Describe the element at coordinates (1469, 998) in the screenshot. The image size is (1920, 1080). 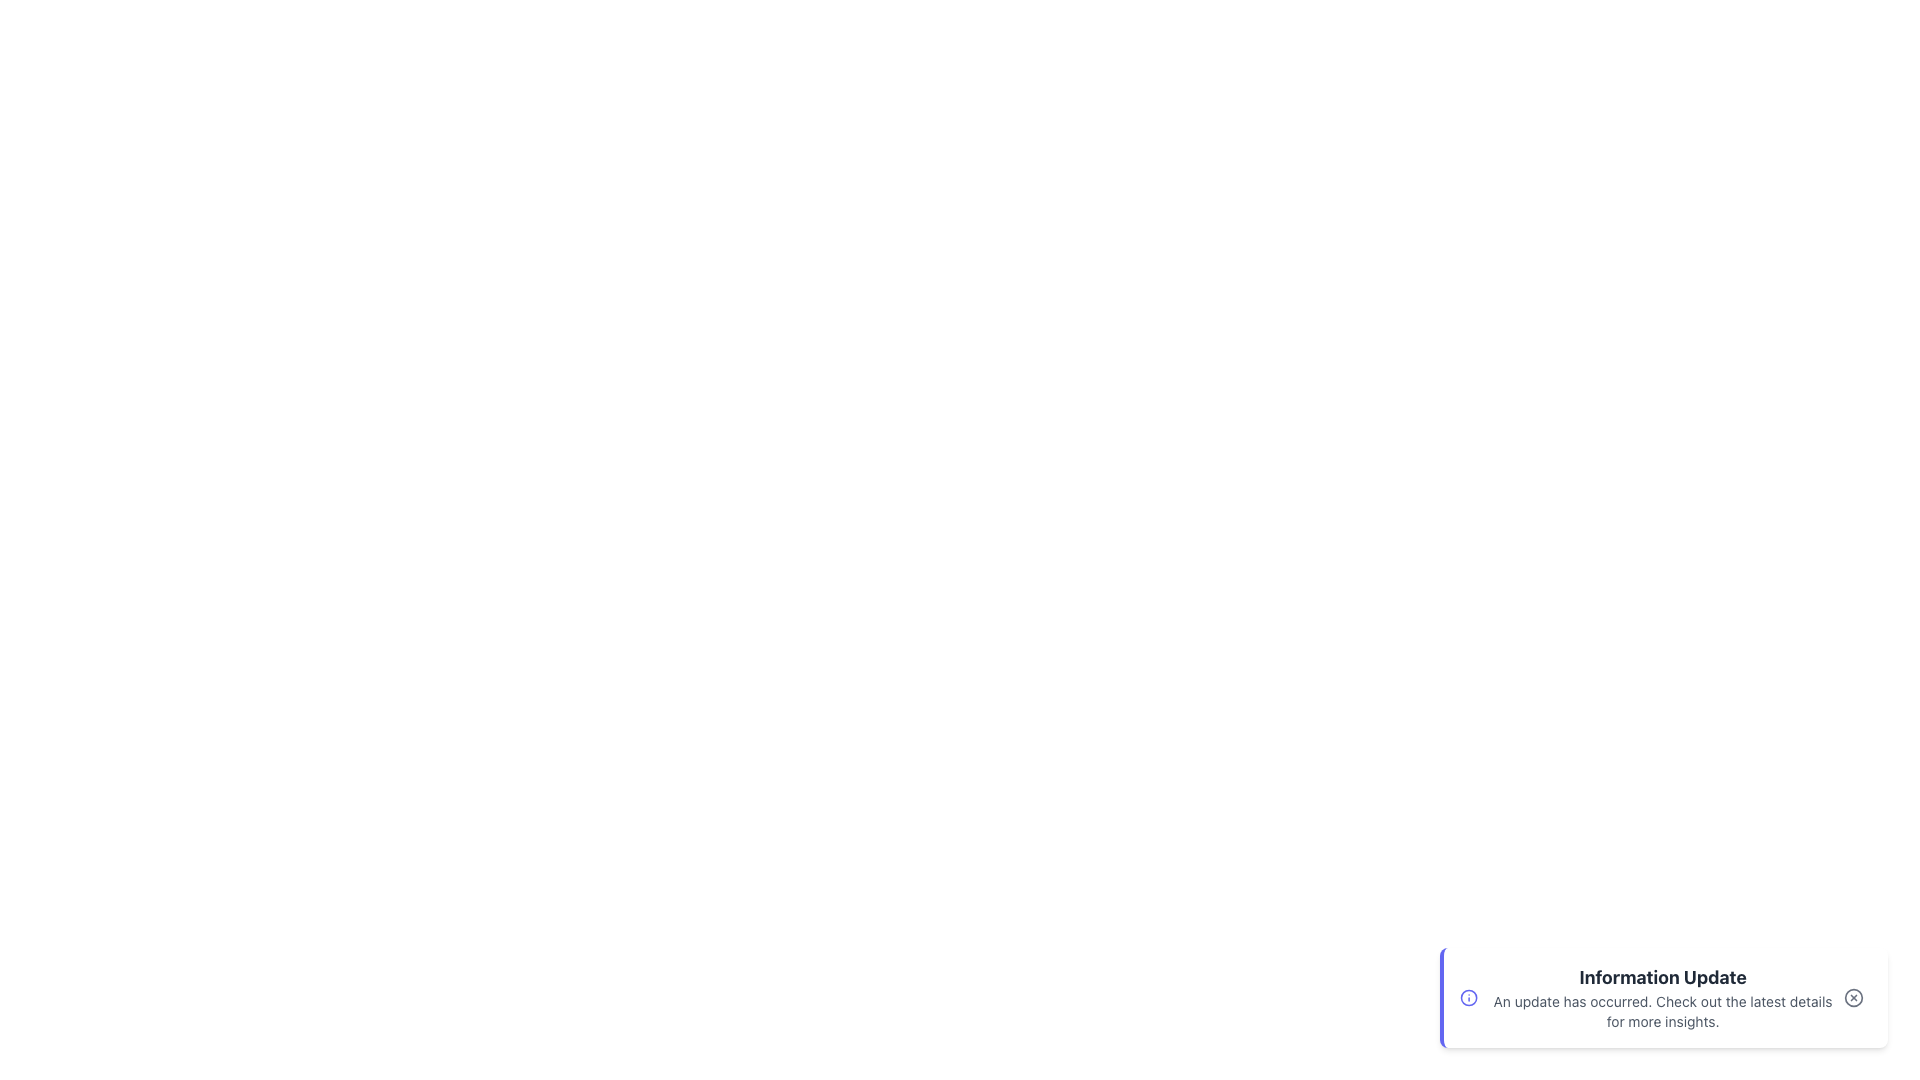
I see `the circular shape within the SVG component of the notification titled 'Information Update' located at the bottom-right corner of the interface` at that location.